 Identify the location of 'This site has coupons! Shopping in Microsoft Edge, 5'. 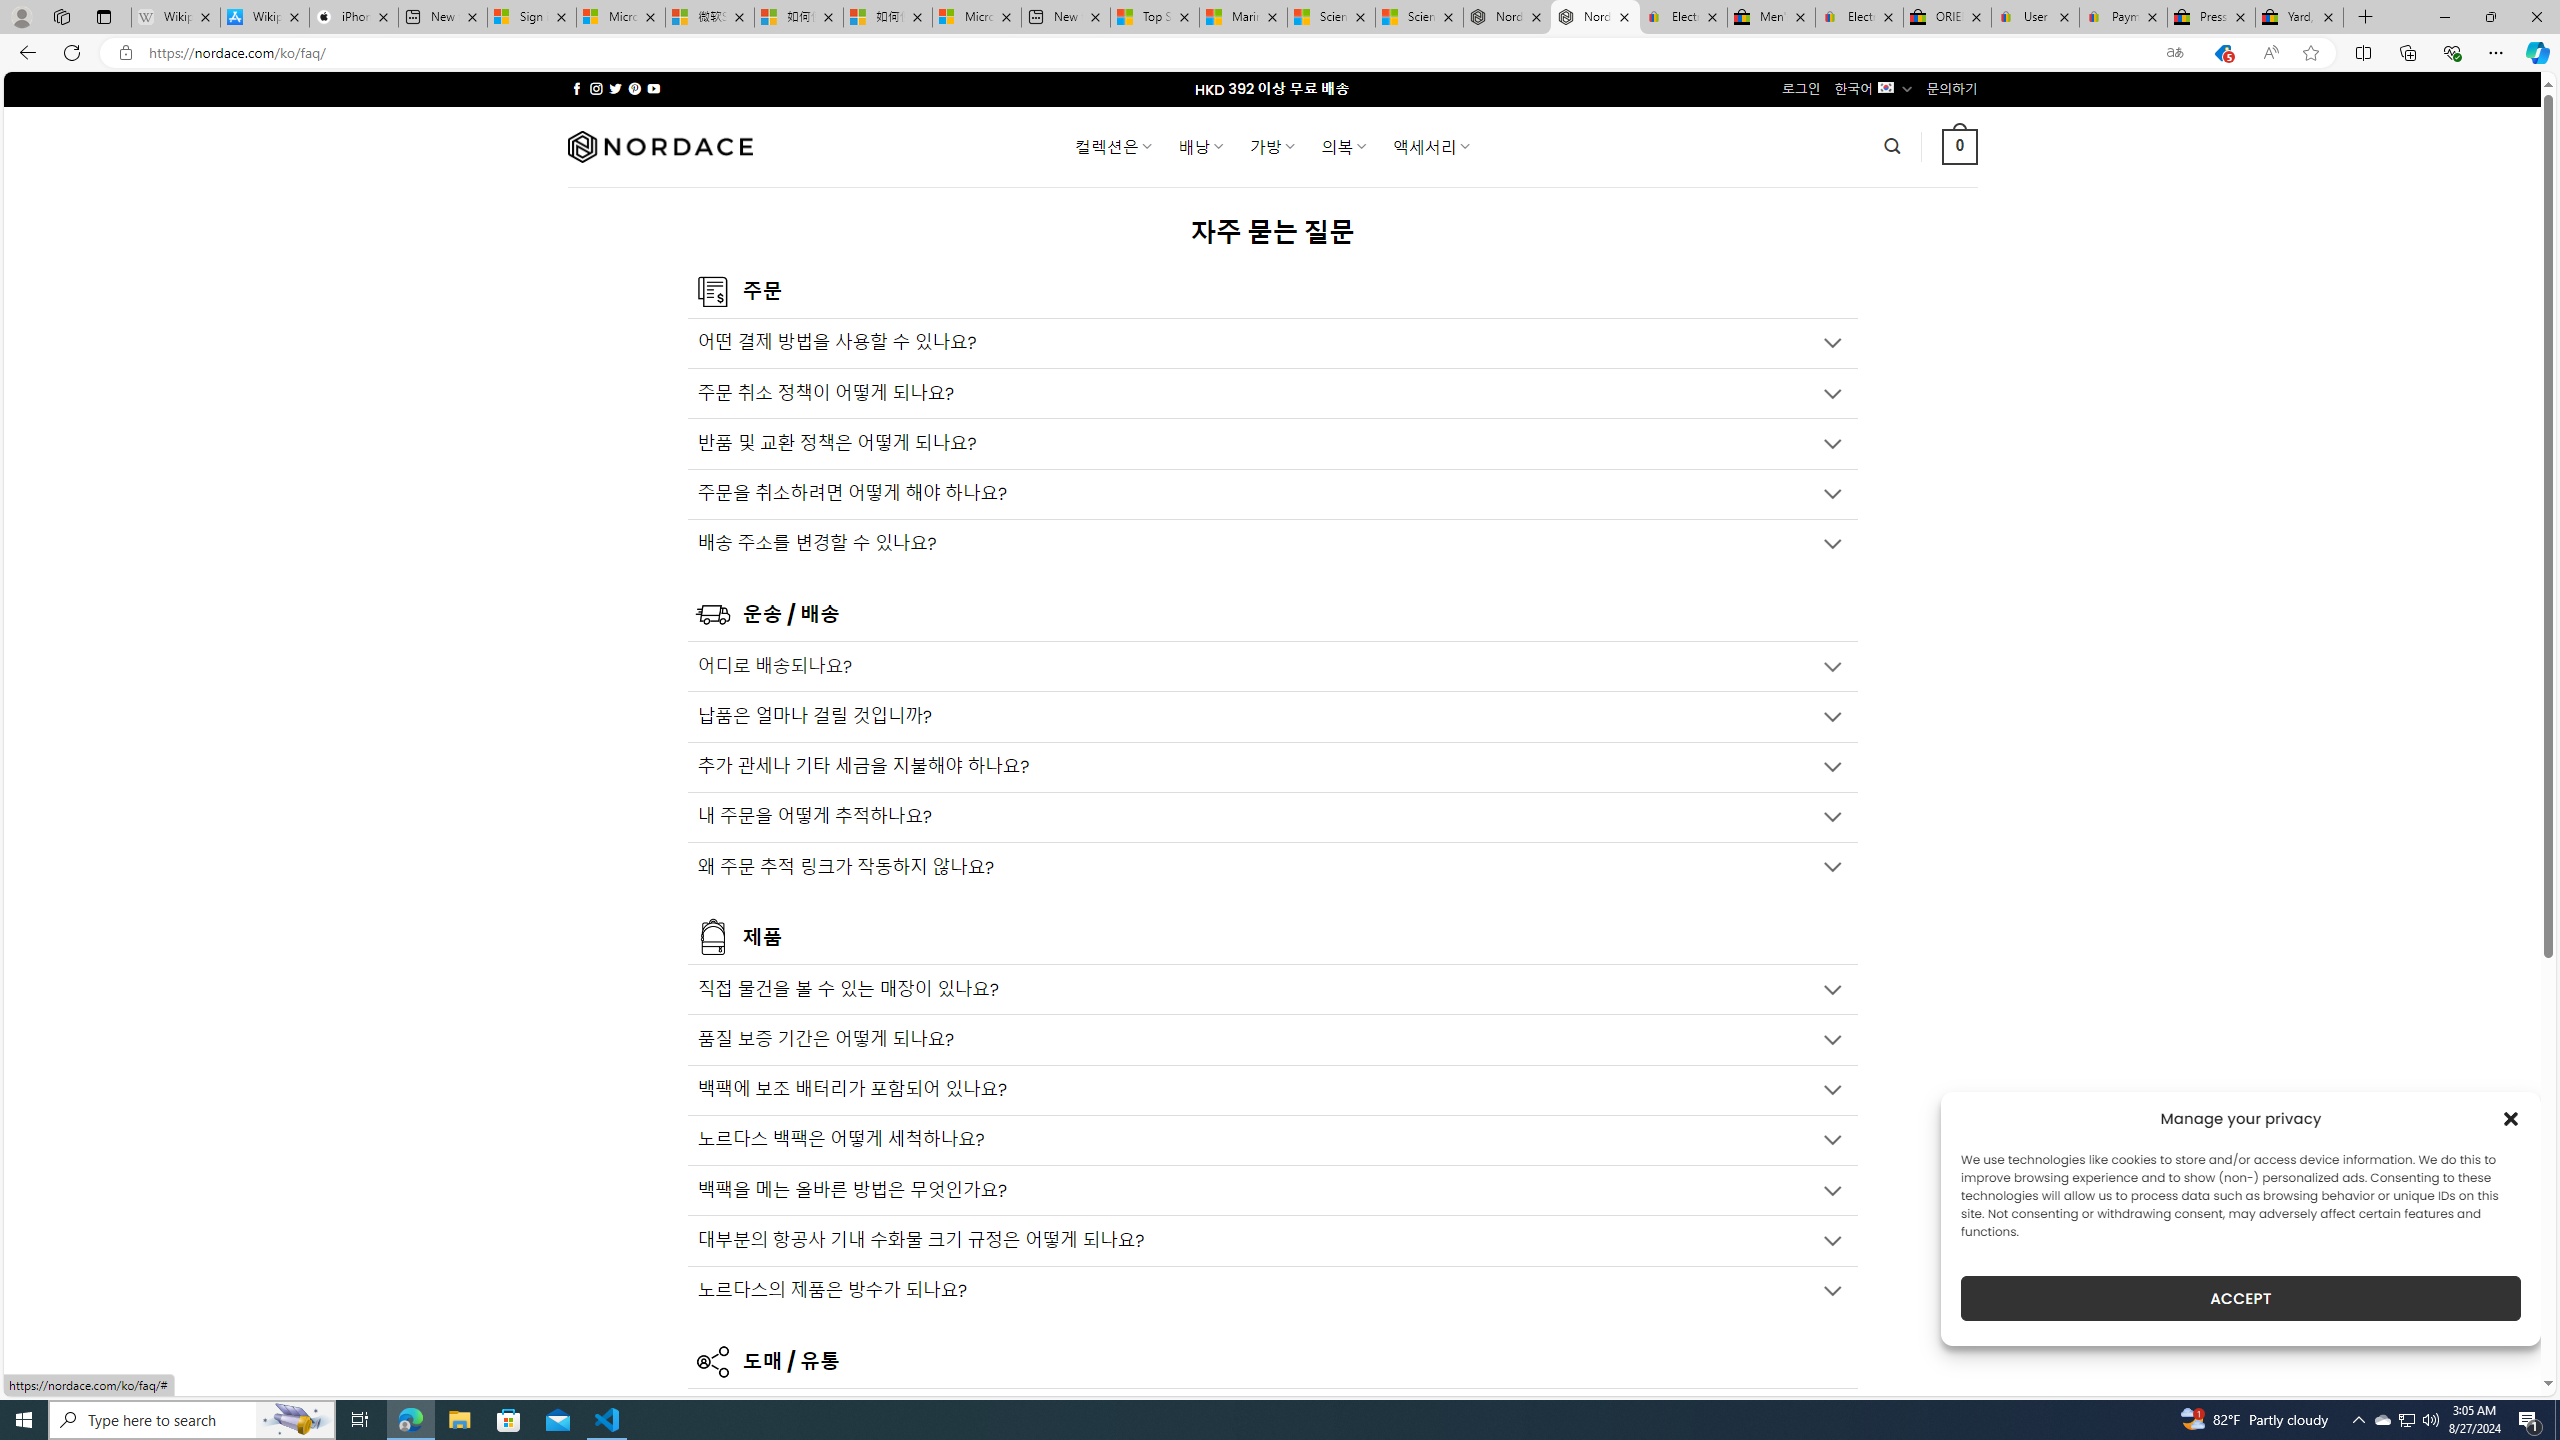
(2221, 53).